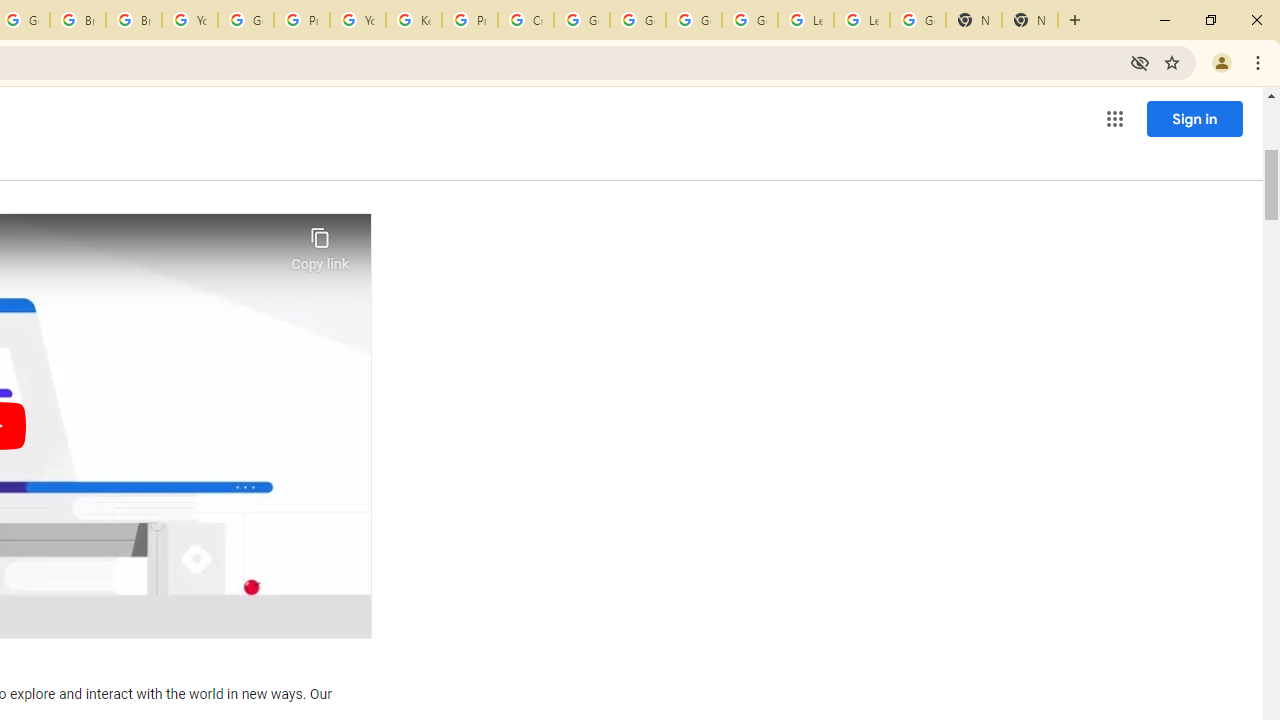 This screenshot has height=720, width=1280. What do you see at coordinates (974, 20) in the screenshot?
I see `'New Tab'` at bounding box center [974, 20].